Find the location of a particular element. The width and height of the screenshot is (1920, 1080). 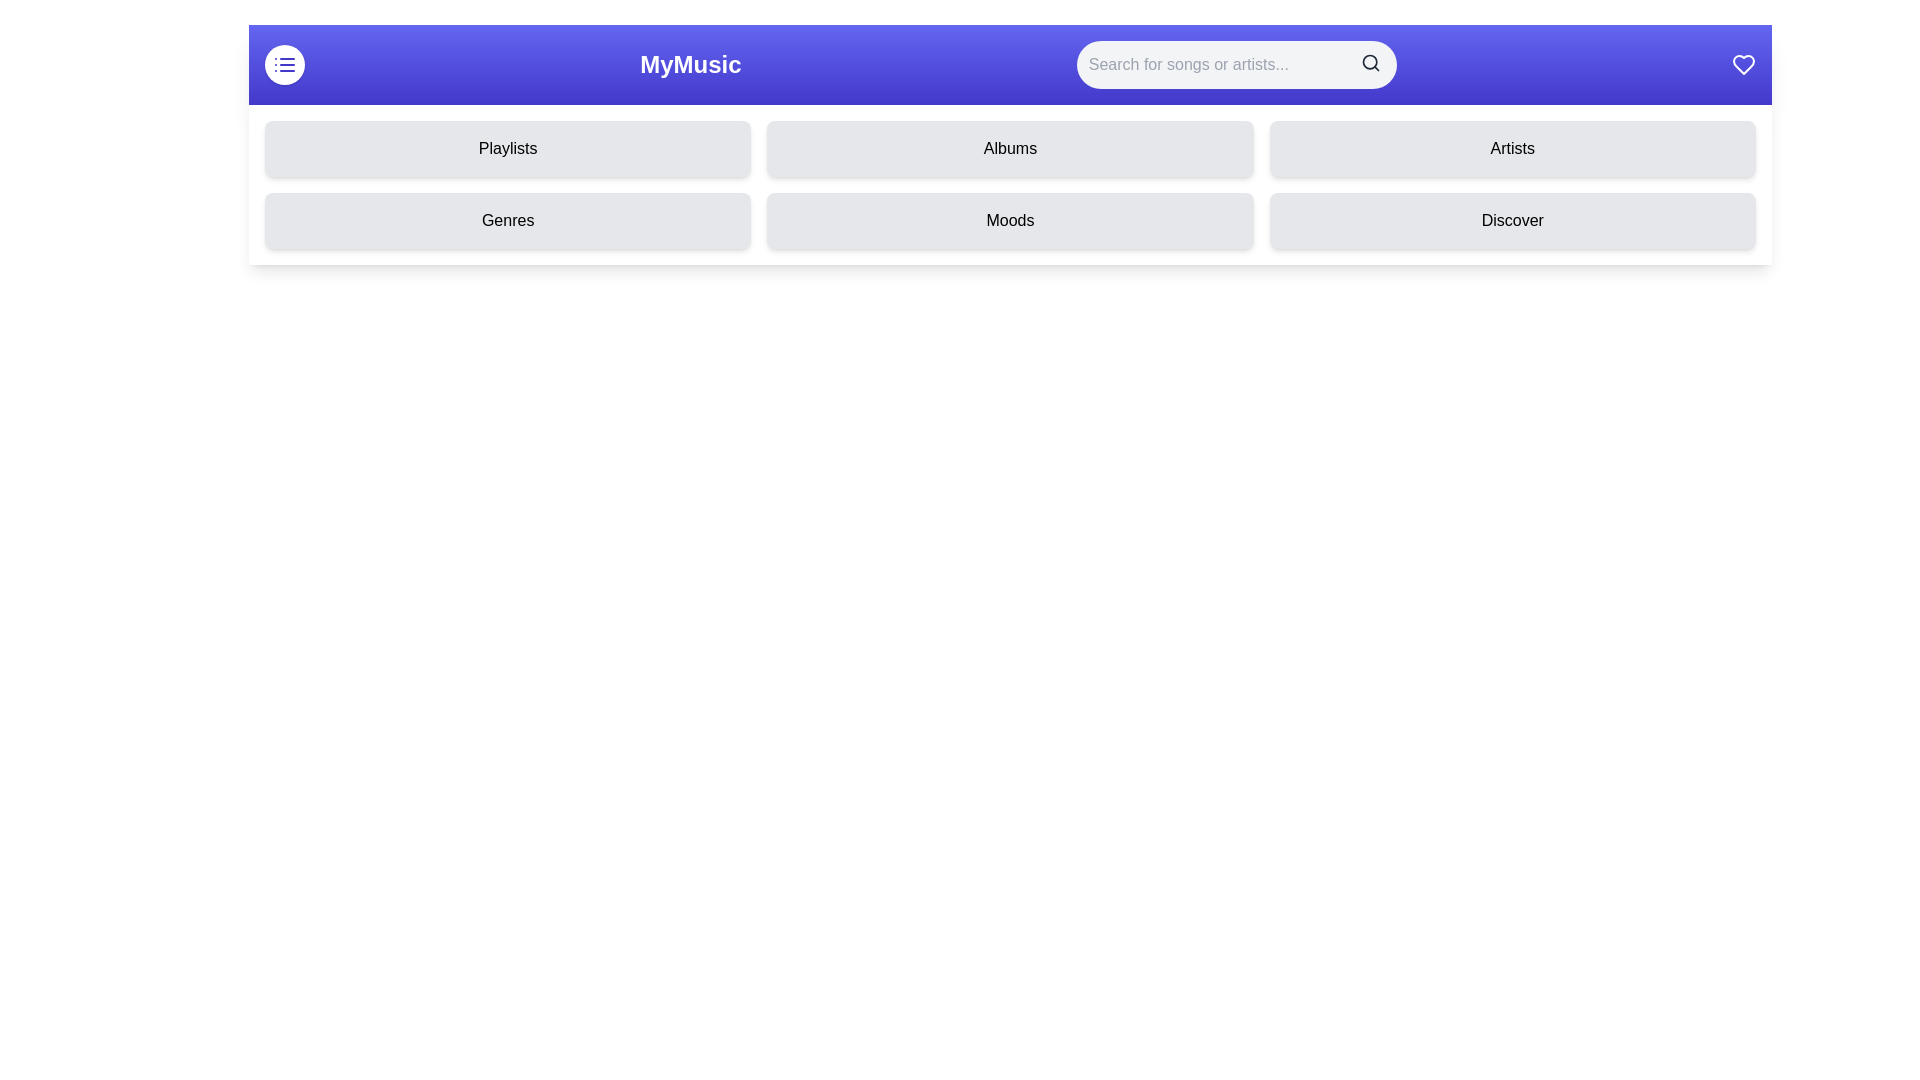

the menu toggle button to change the menu's visibility is located at coordinates (283, 64).